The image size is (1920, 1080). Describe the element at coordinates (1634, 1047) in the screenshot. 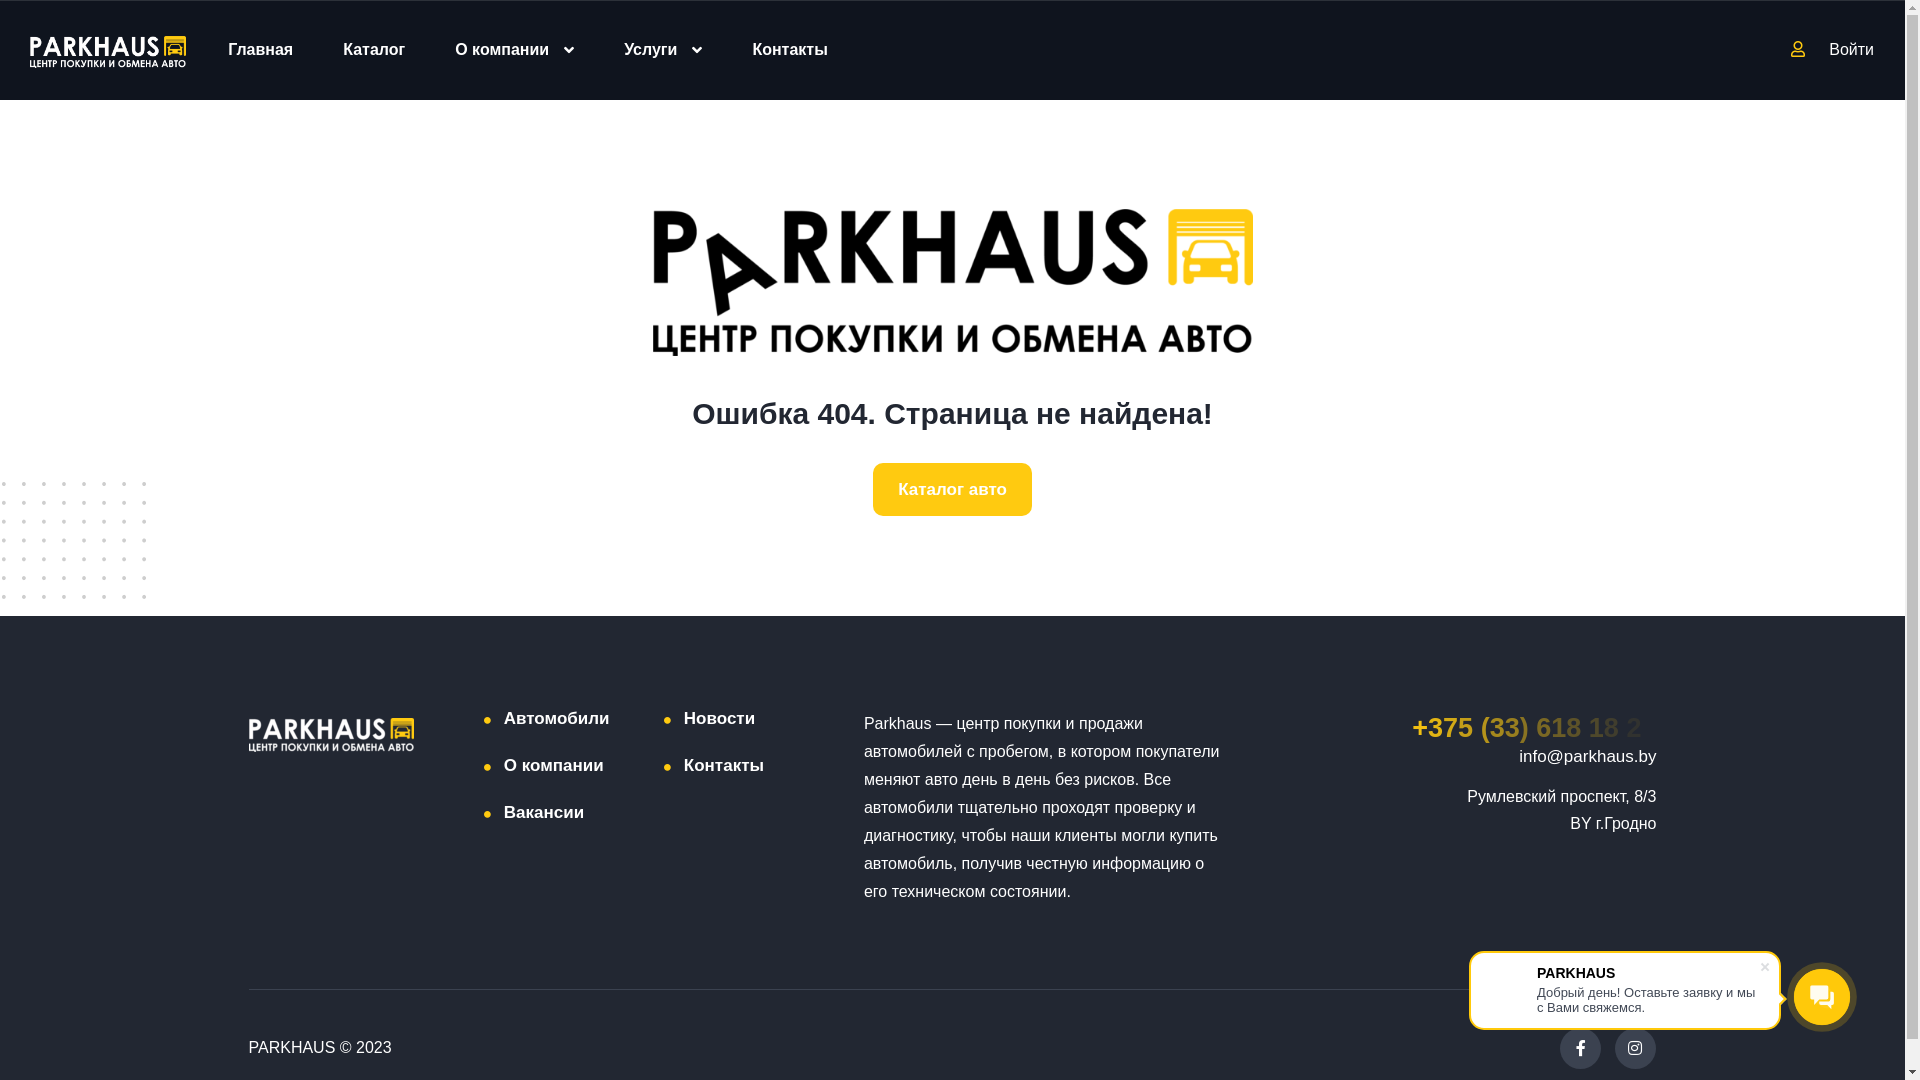

I see `'Instagram'` at that location.